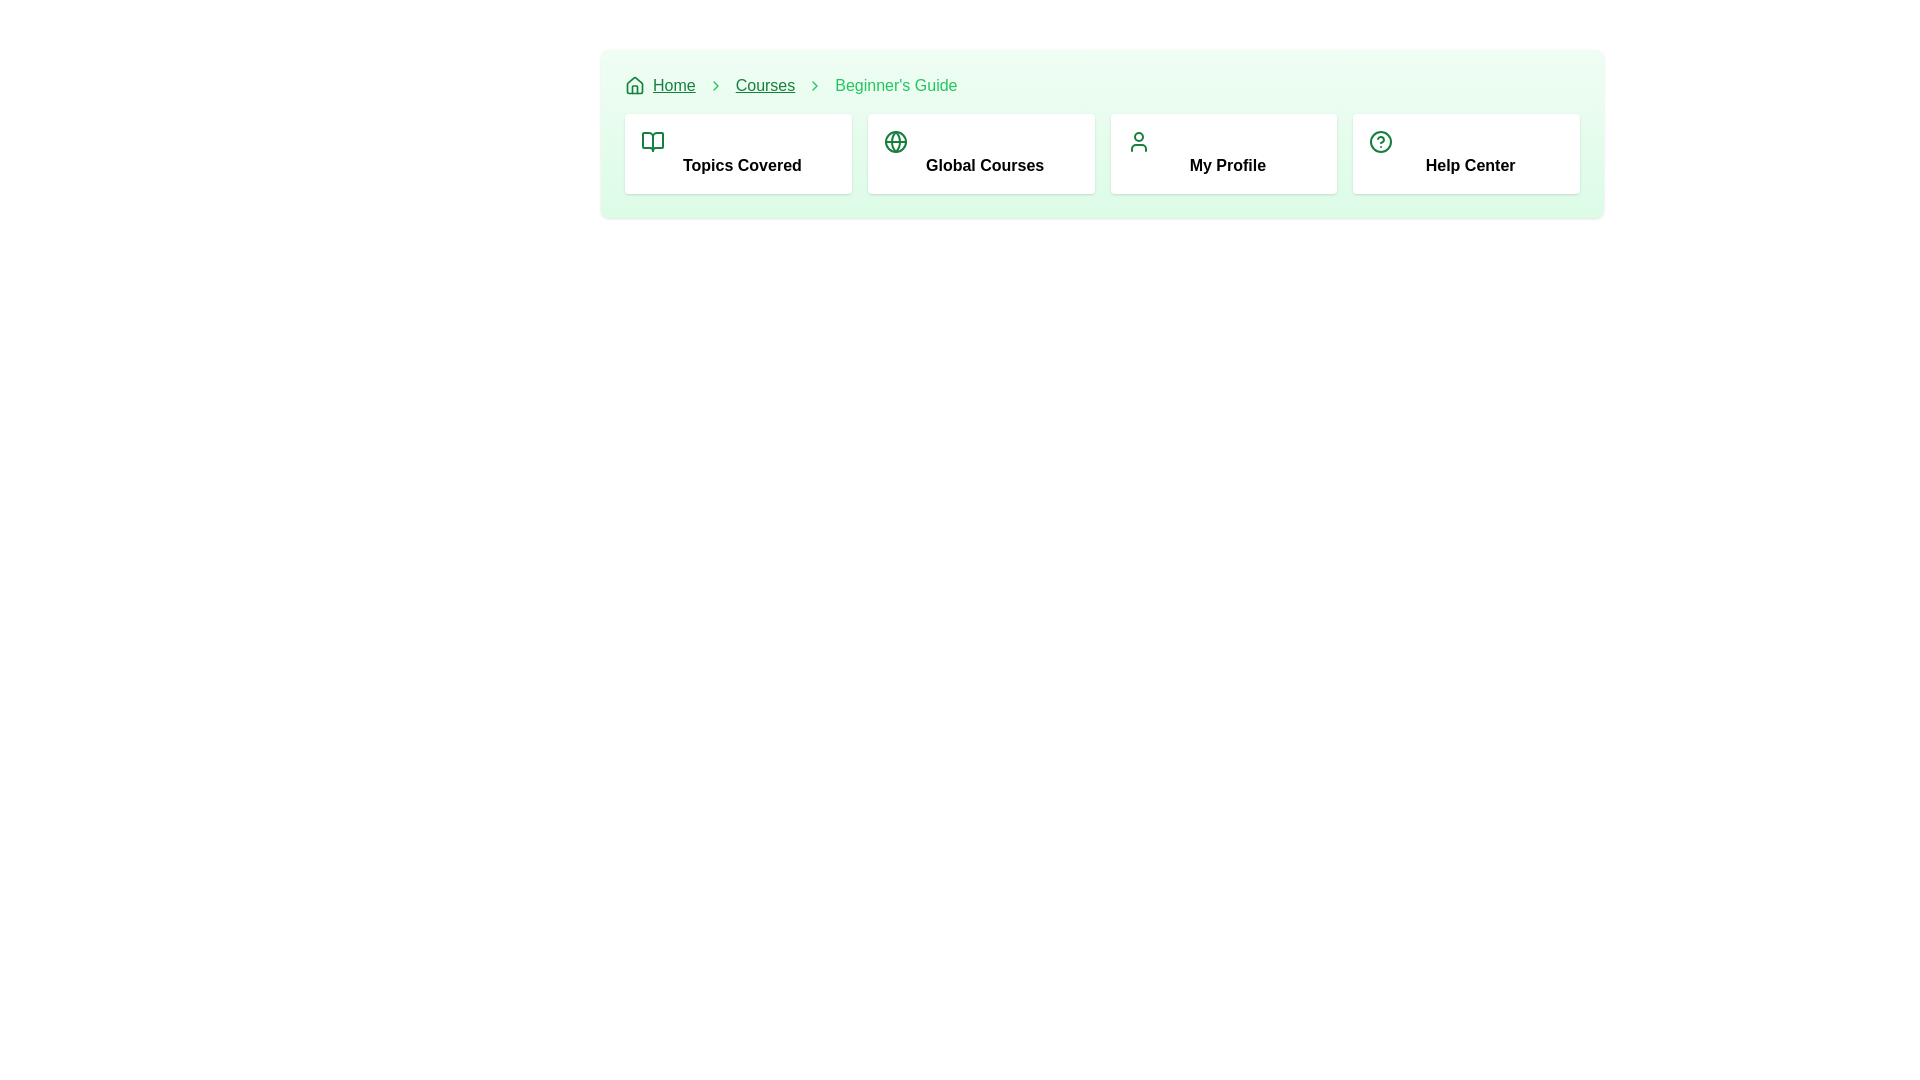  I want to click on the 'Global Courses' text label, which is styled in bold and positioned next to a globe icon within a white, rounded rectangular card, so click(985, 164).